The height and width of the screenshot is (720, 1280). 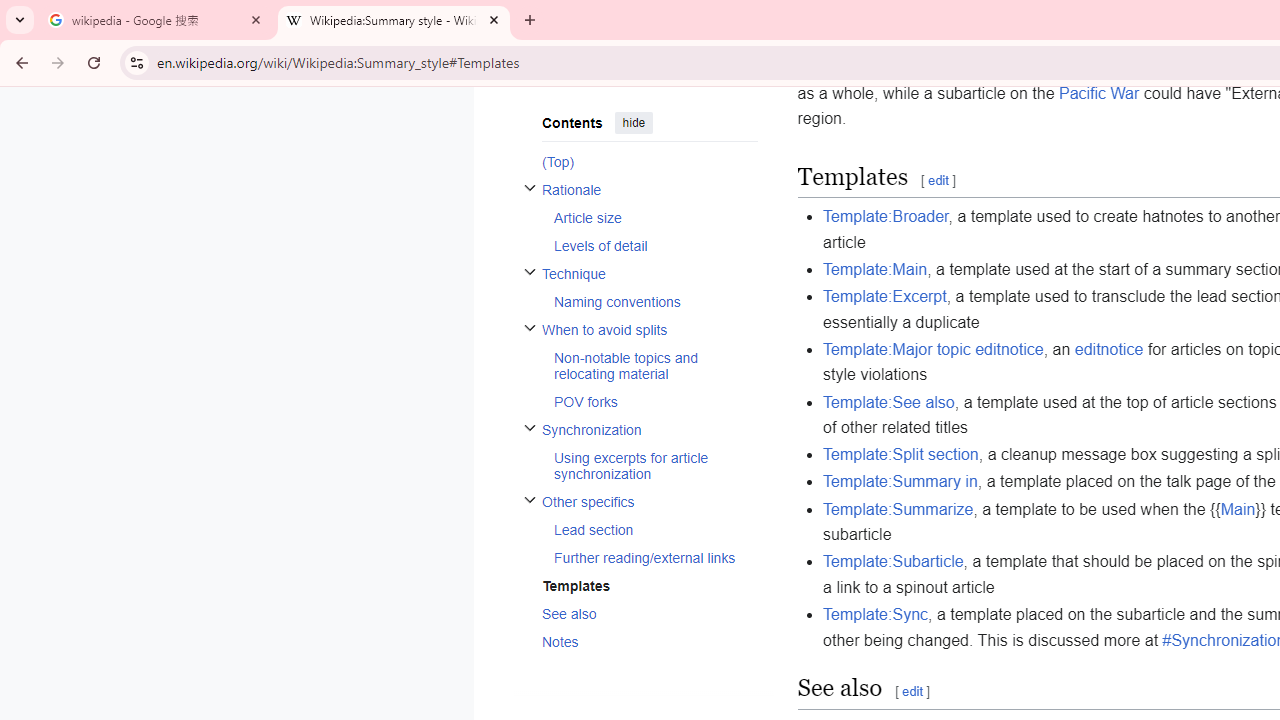 I want to click on 'Toggle Synchronization subsection', so click(x=529, y=426).